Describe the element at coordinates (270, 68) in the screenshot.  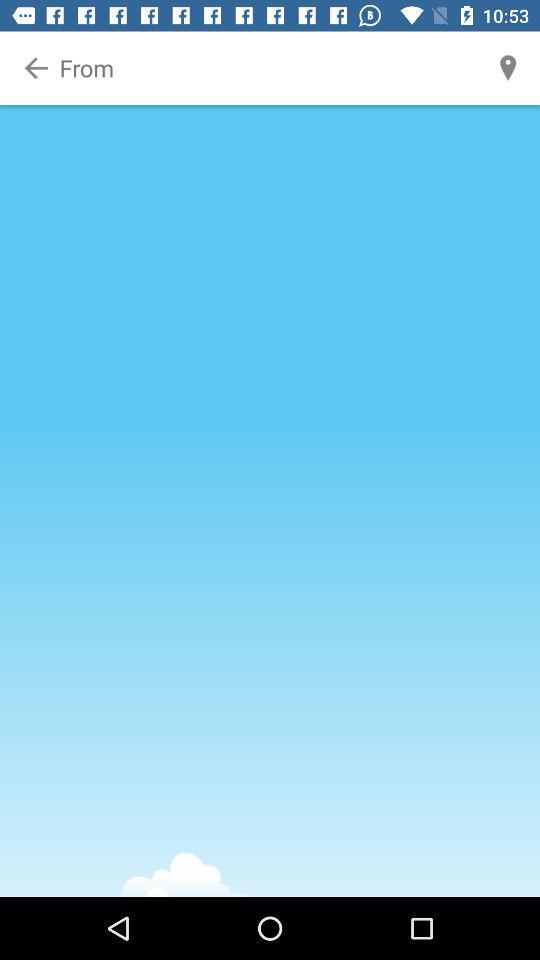
I see `from location` at that location.